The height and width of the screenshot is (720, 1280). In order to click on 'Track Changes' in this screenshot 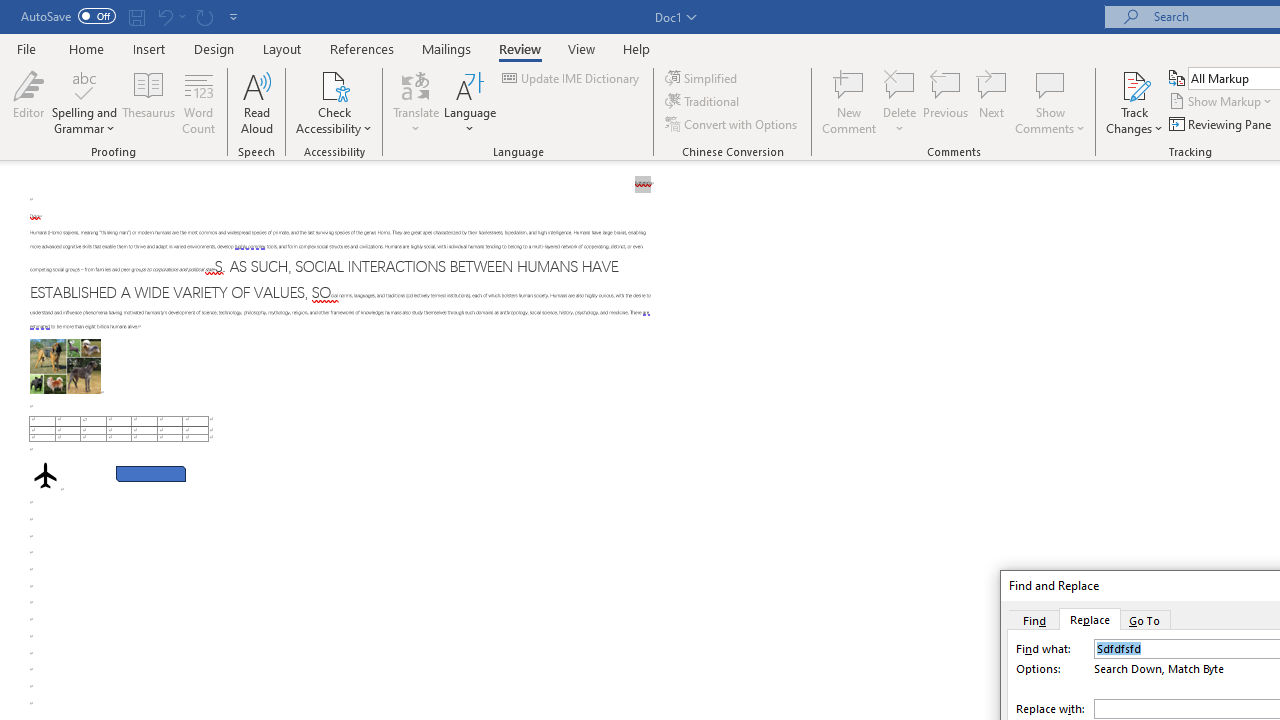, I will do `click(1134, 103)`.